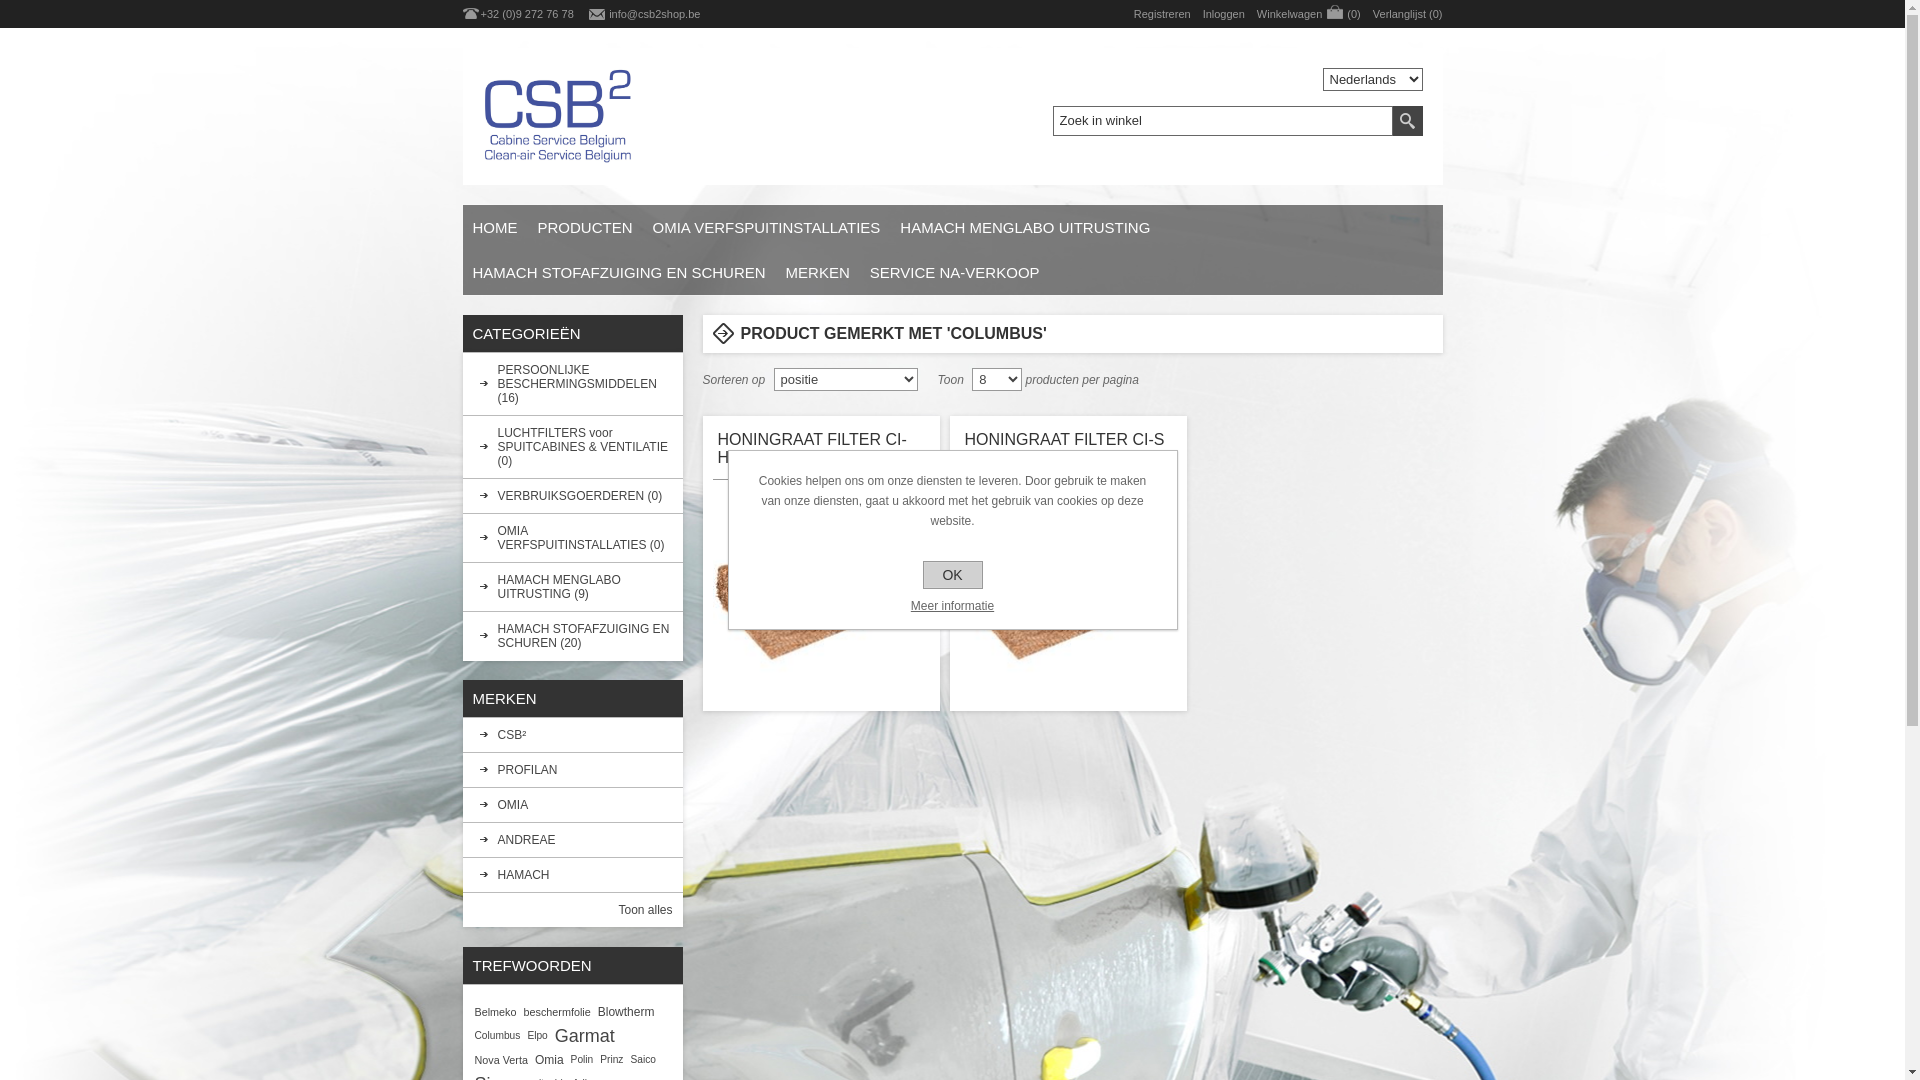  What do you see at coordinates (500, 1059) in the screenshot?
I see `'Nova Verta'` at bounding box center [500, 1059].